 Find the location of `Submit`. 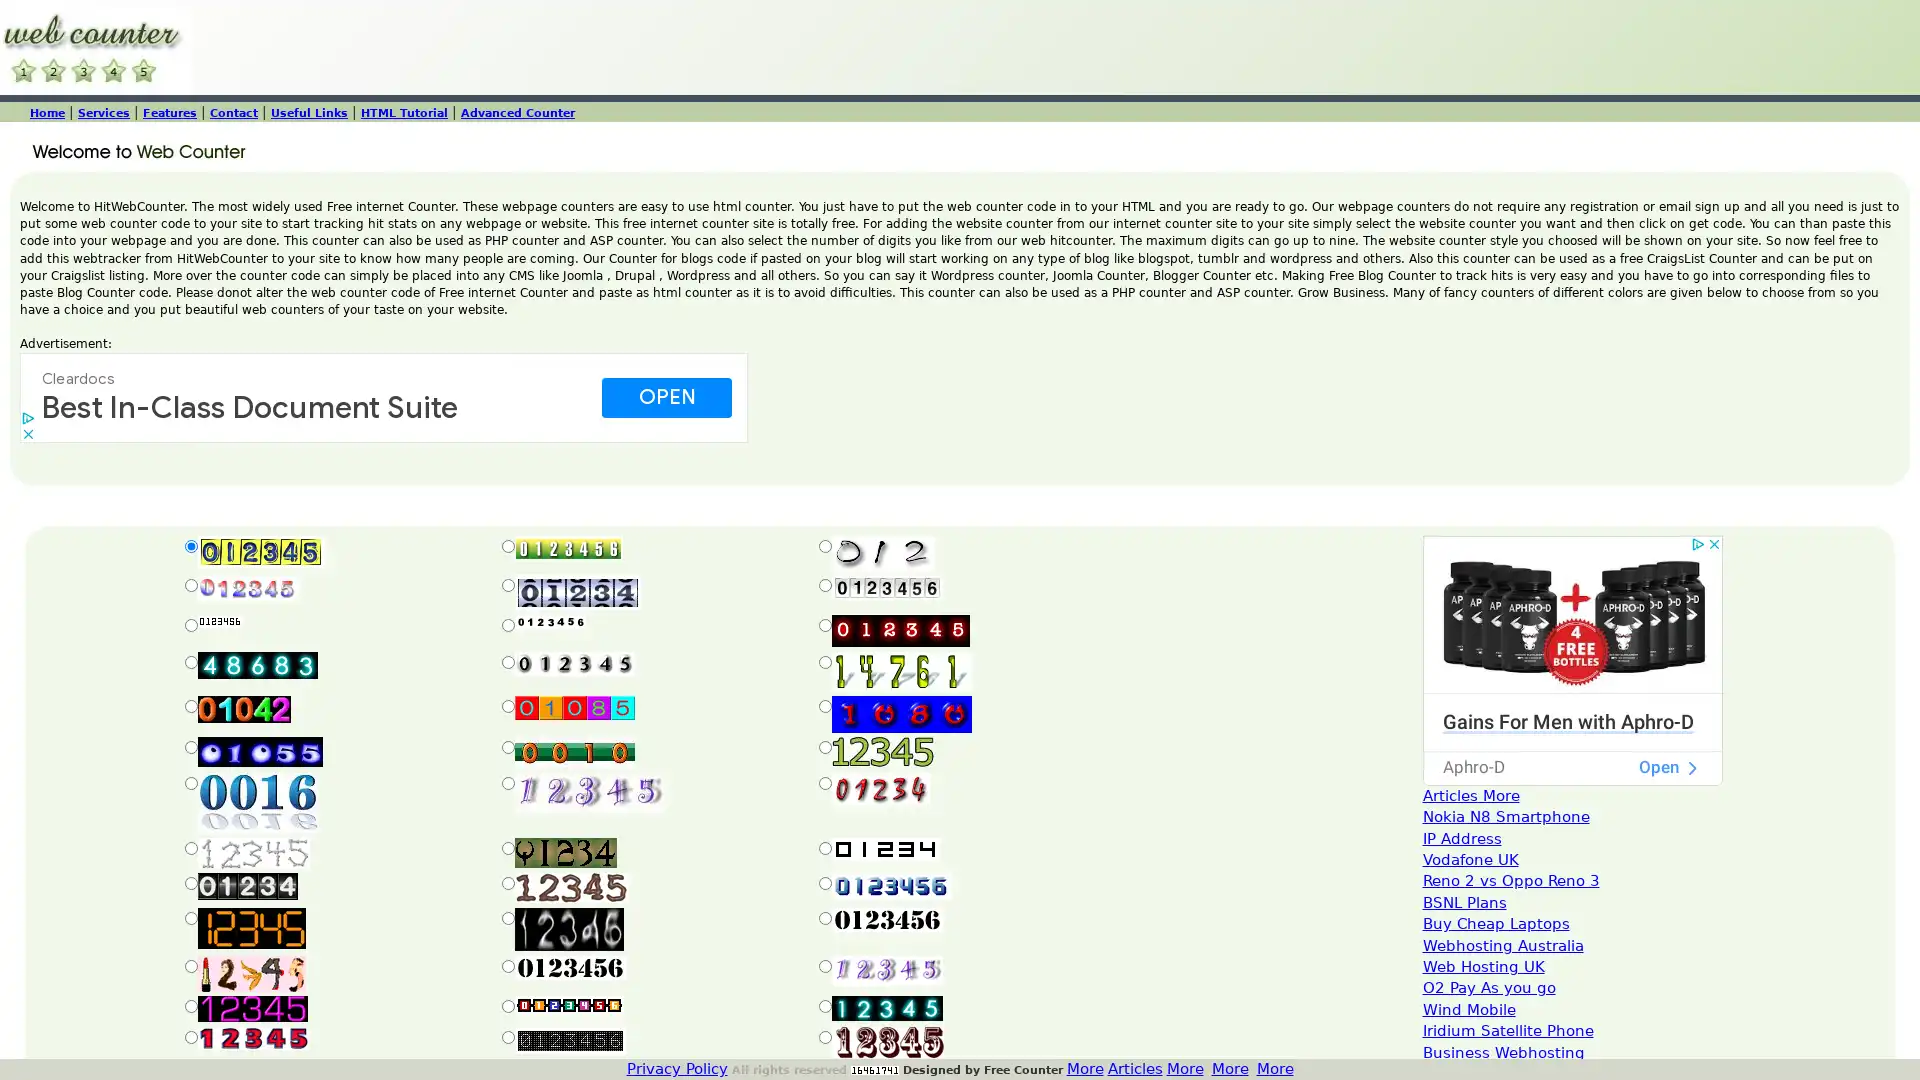

Submit is located at coordinates (247, 885).